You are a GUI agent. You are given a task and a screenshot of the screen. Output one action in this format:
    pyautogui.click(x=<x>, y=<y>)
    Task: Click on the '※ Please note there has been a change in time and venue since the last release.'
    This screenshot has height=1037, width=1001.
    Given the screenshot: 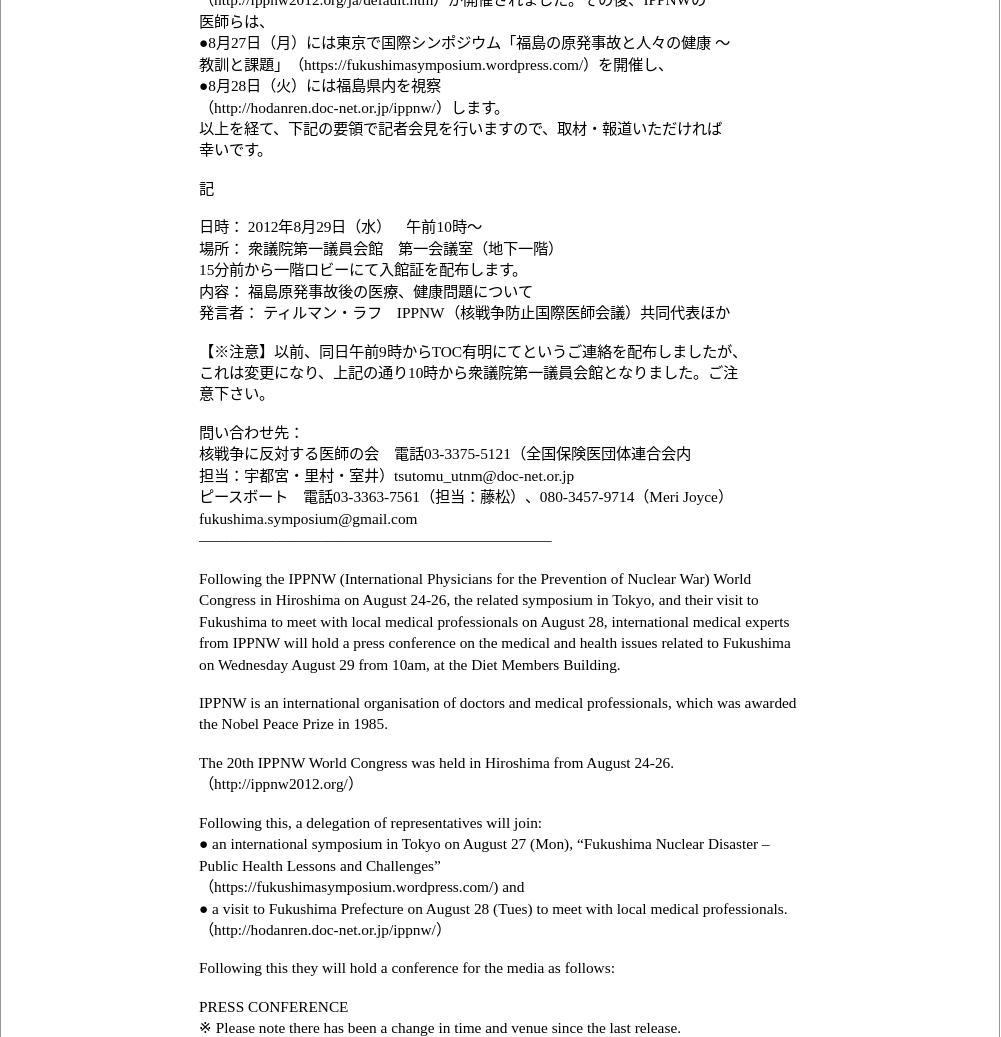 What is the action you would take?
    pyautogui.click(x=198, y=1027)
    